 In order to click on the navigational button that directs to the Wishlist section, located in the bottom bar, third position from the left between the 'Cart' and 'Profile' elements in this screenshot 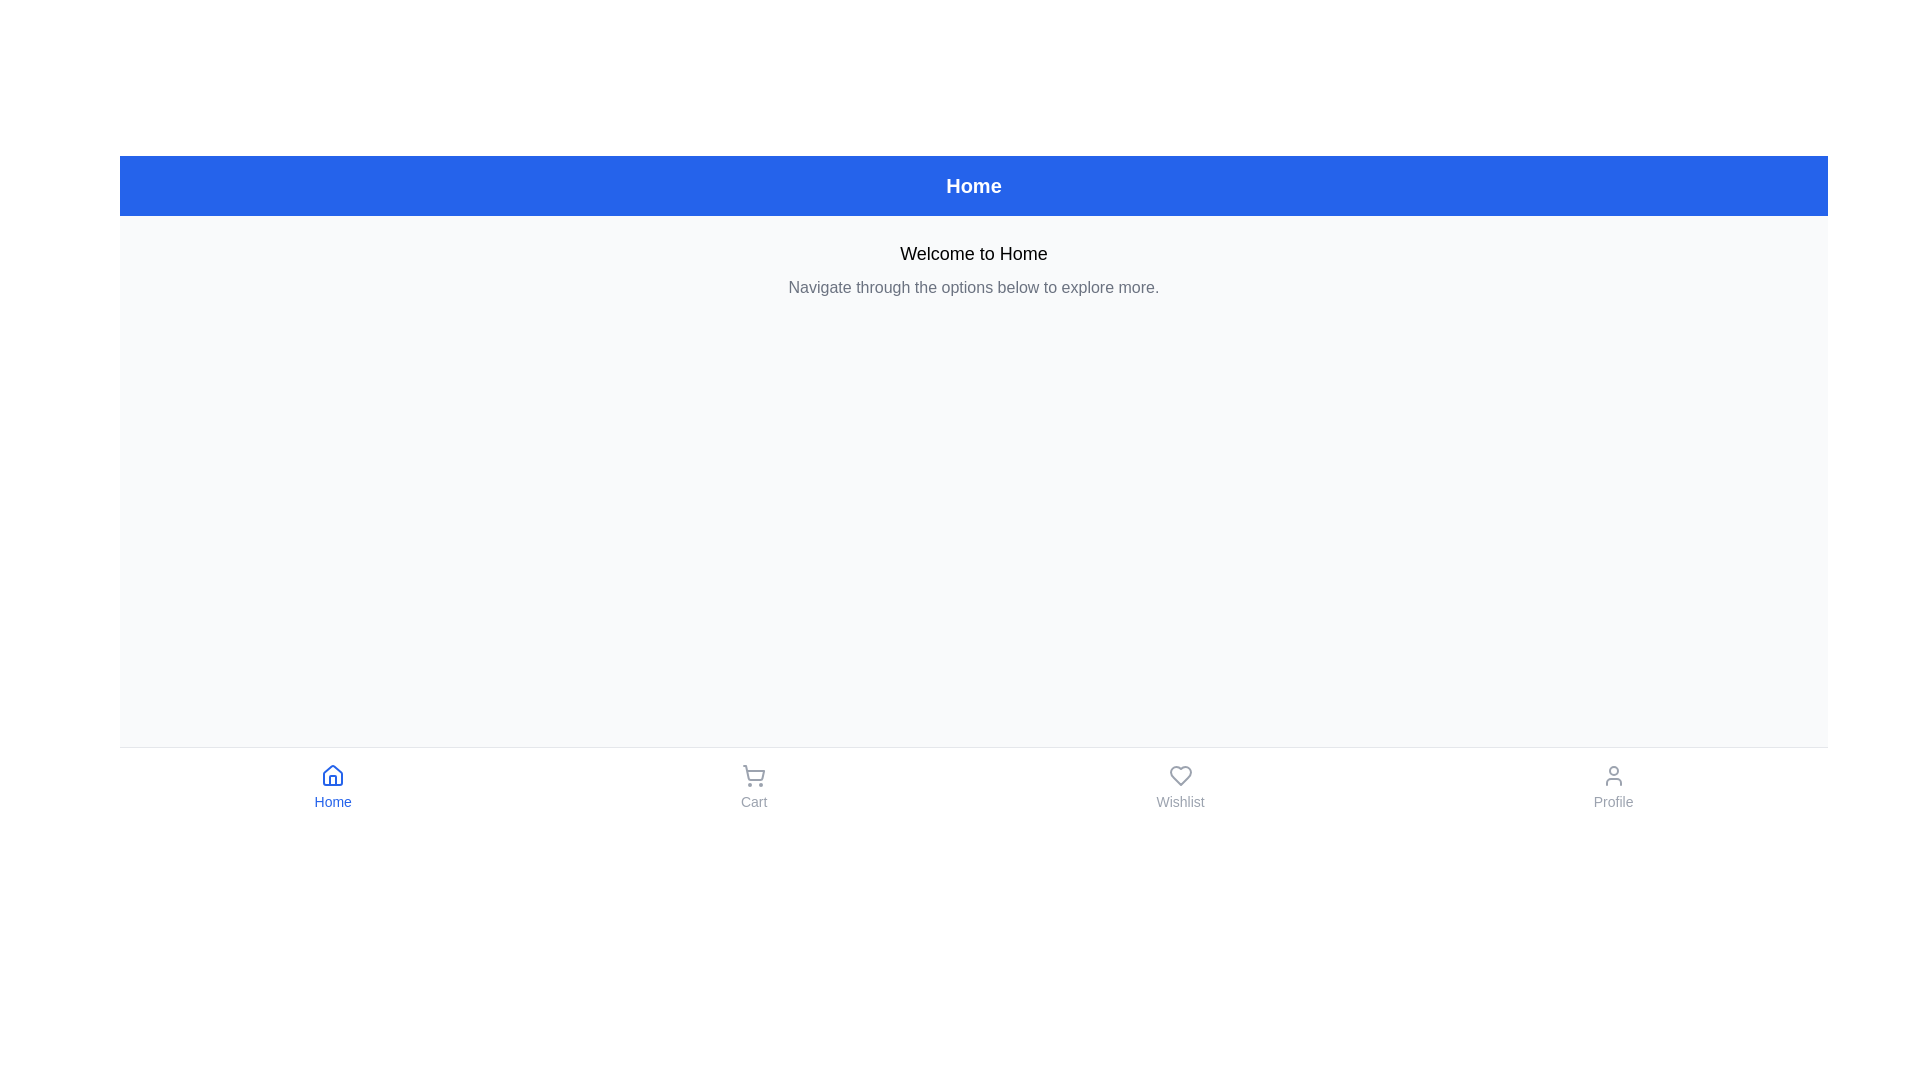, I will do `click(1180, 786)`.